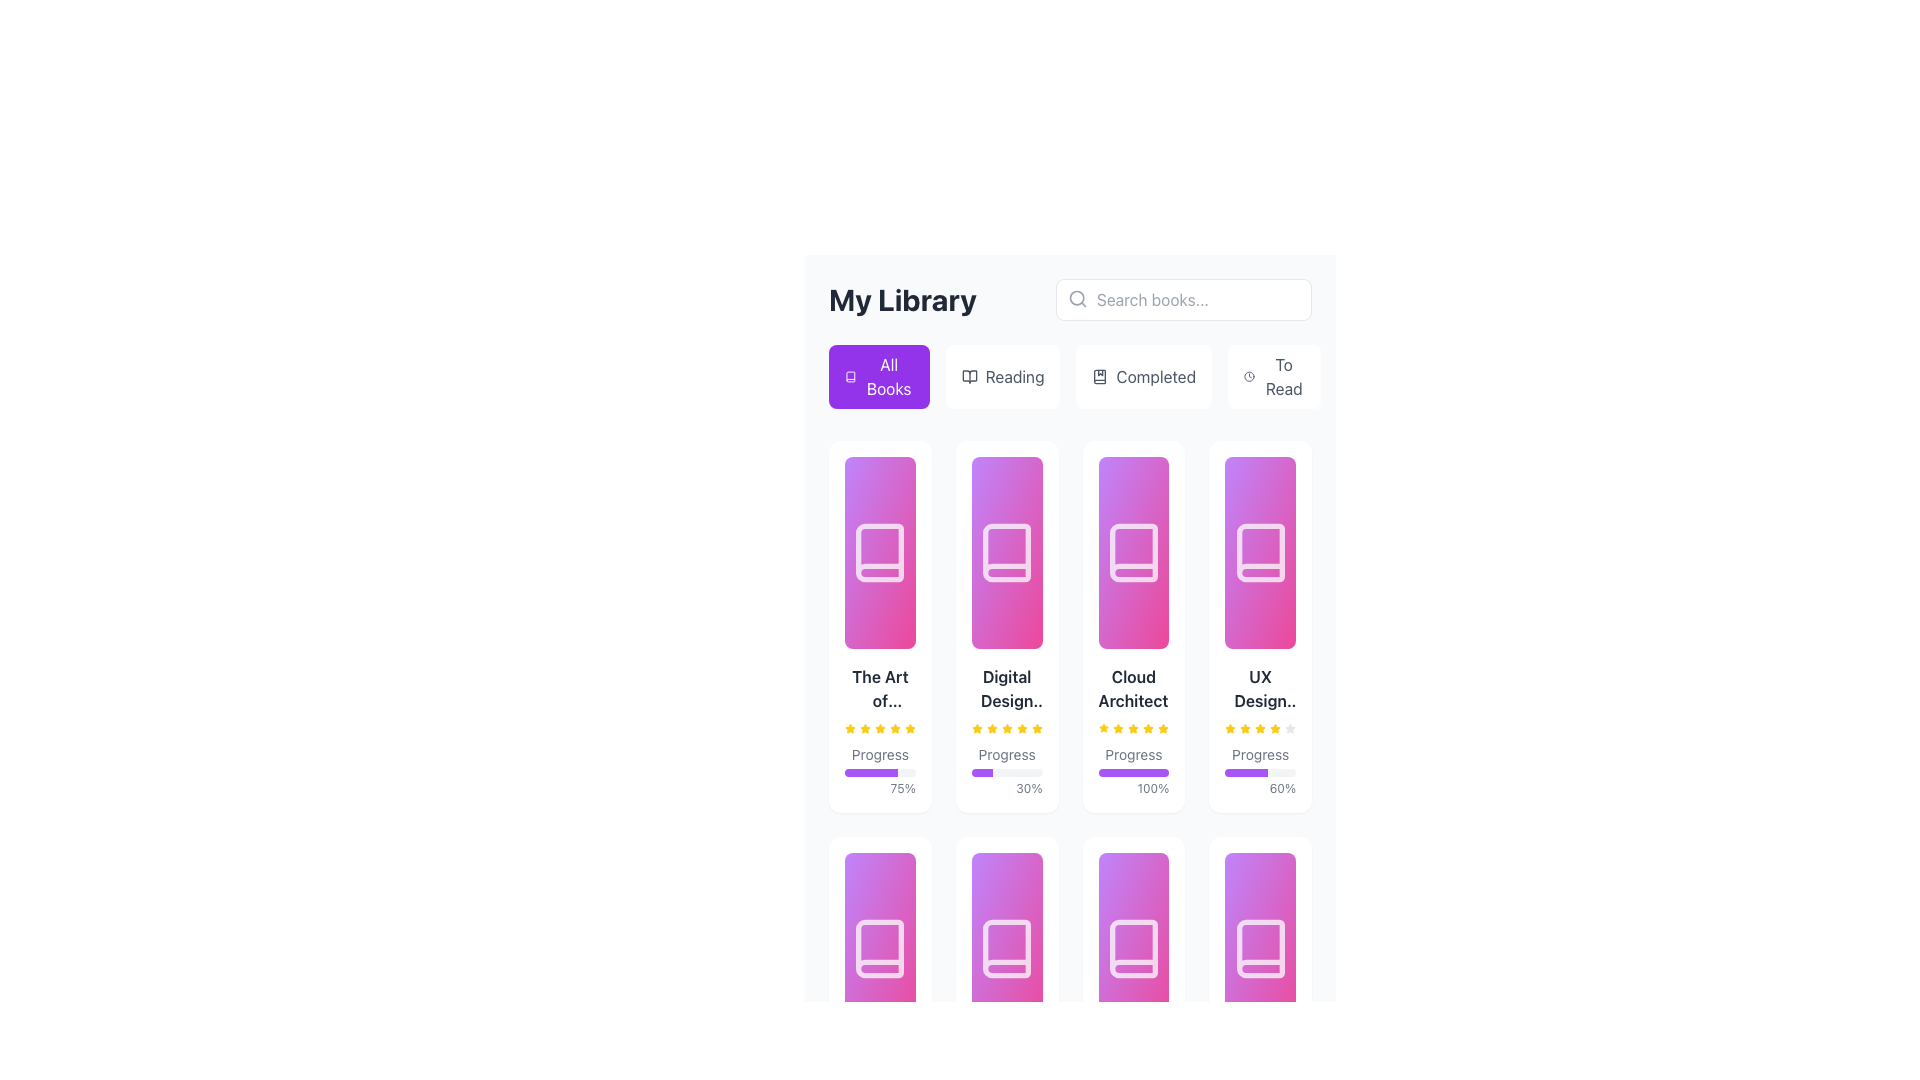  Describe the element at coordinates (1036, 729) in the screenshot. I see `the 5th star icon in the rating system for the book 'Cloud Architect' located in the 'All Books' section` at that location.